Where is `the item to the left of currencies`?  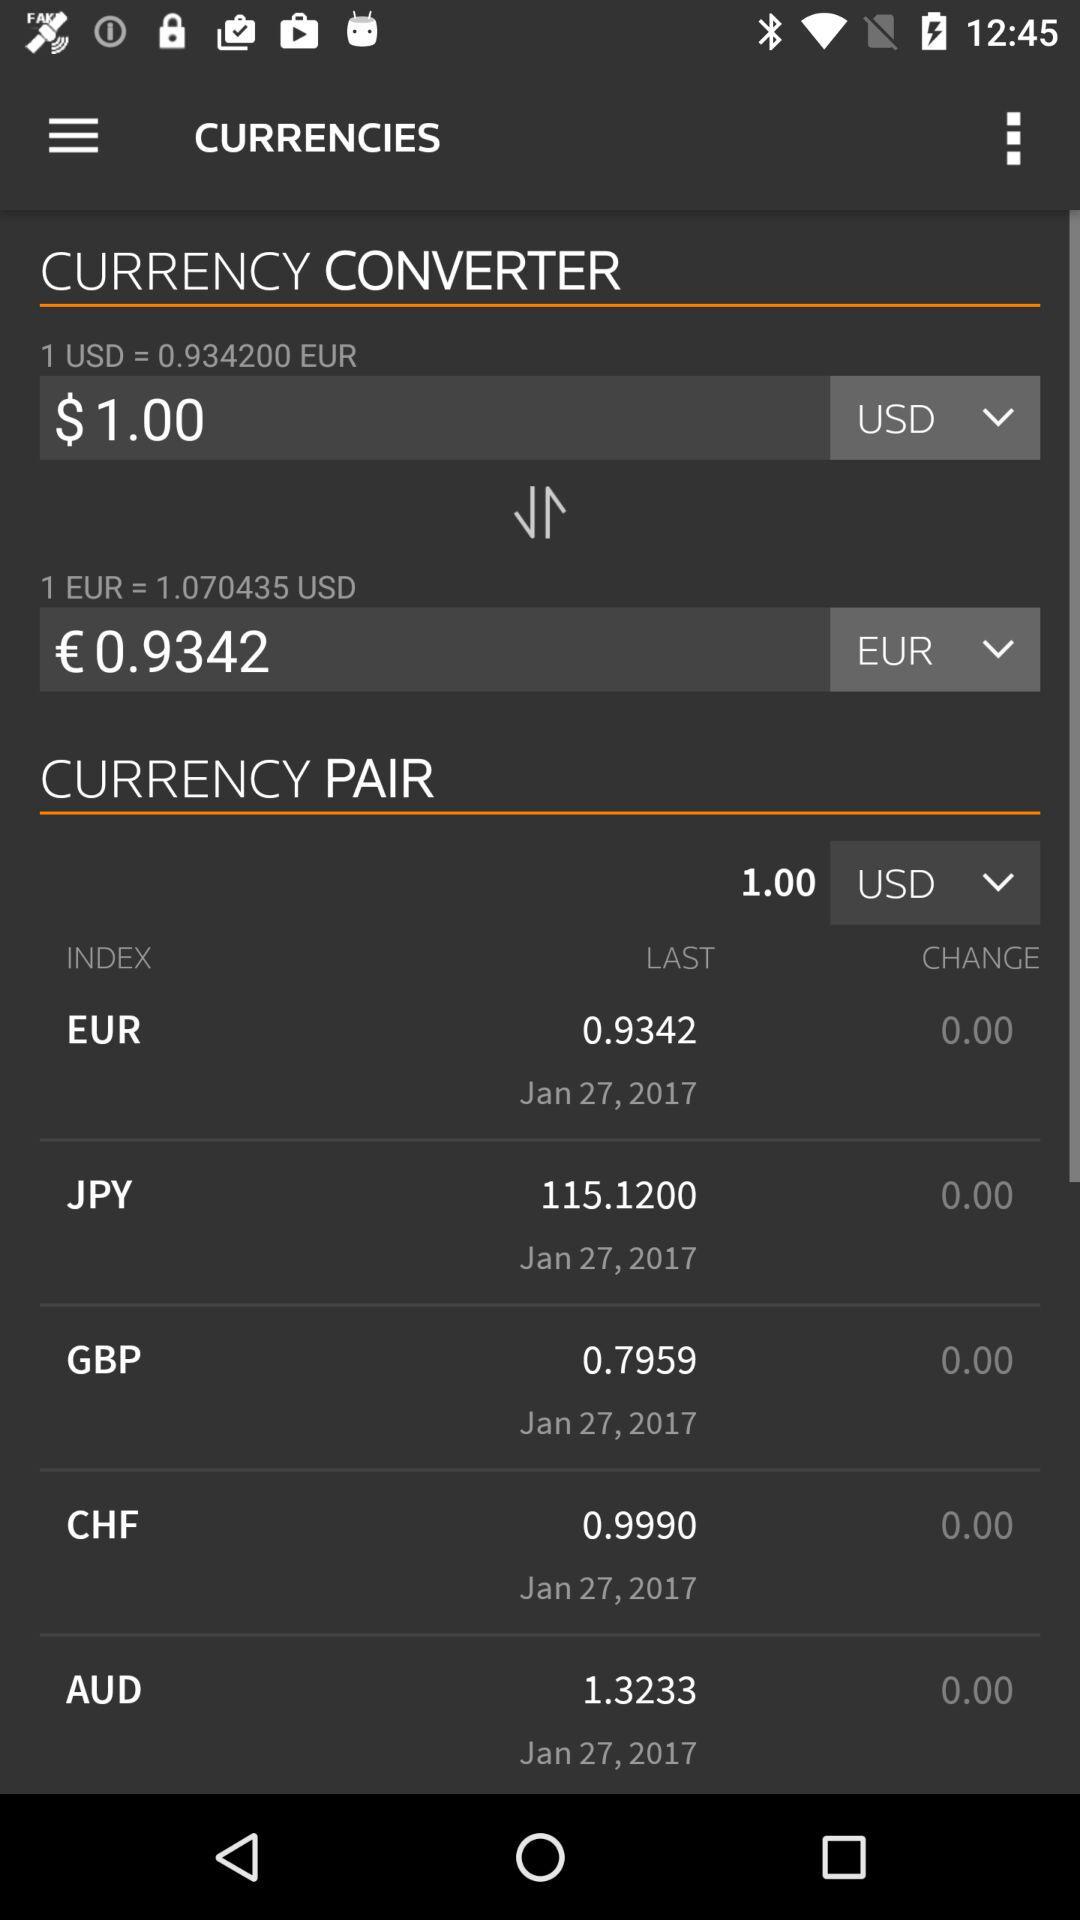 the item to the left of currencies is located at coordinates (72, 135).